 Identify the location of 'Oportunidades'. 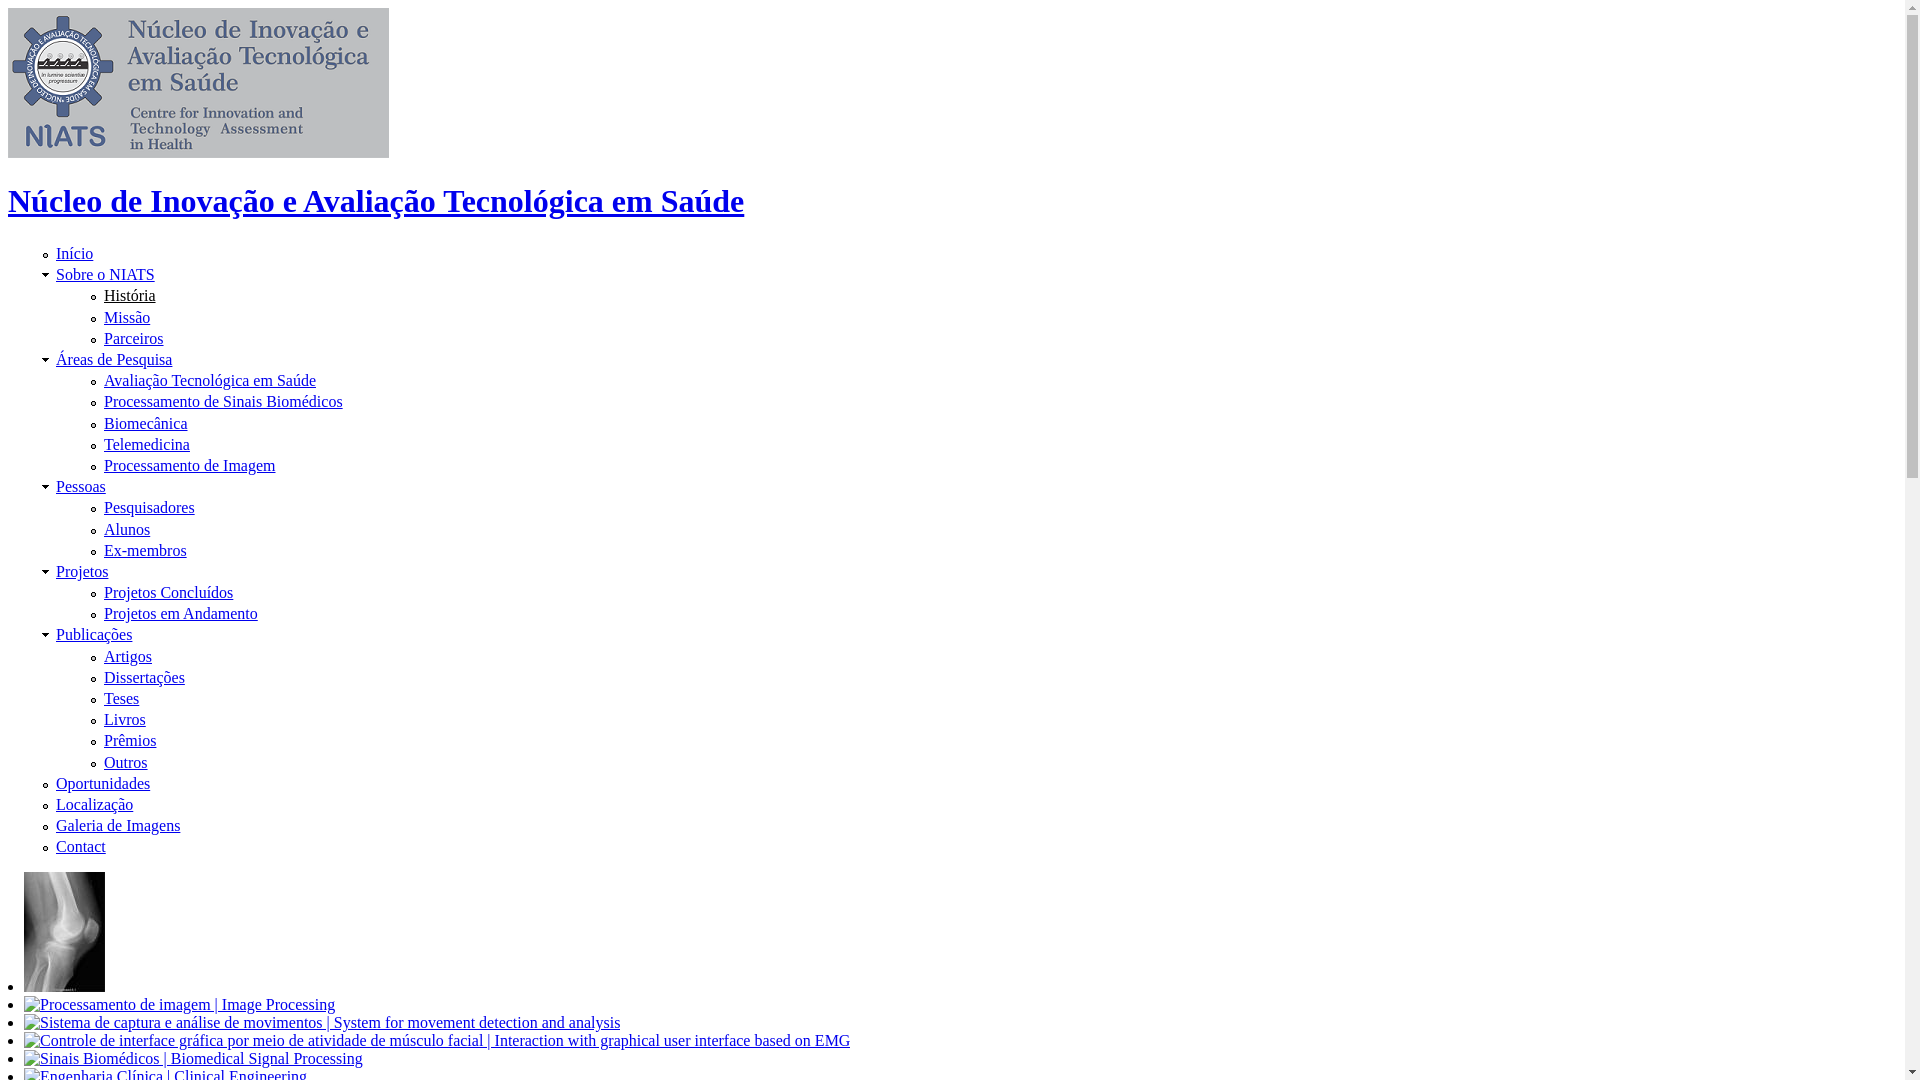
(101, 782).